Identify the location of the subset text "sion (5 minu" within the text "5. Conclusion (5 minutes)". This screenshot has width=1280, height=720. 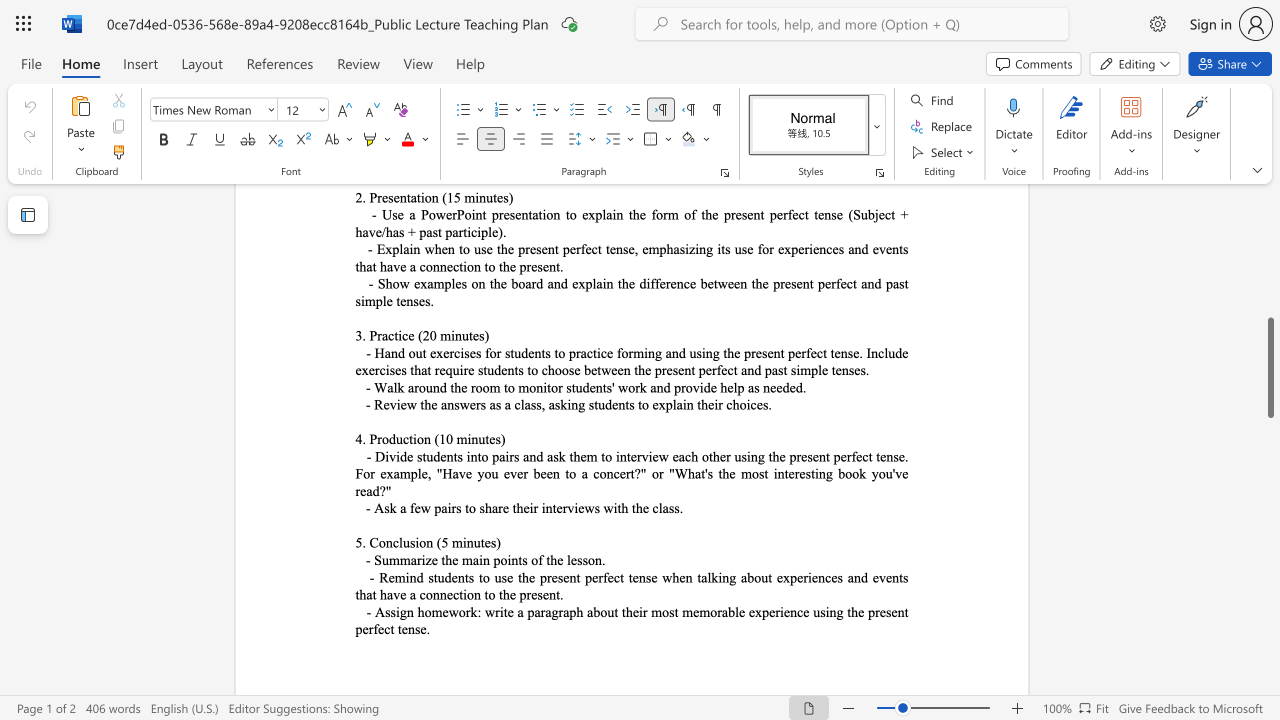
(408, 542).